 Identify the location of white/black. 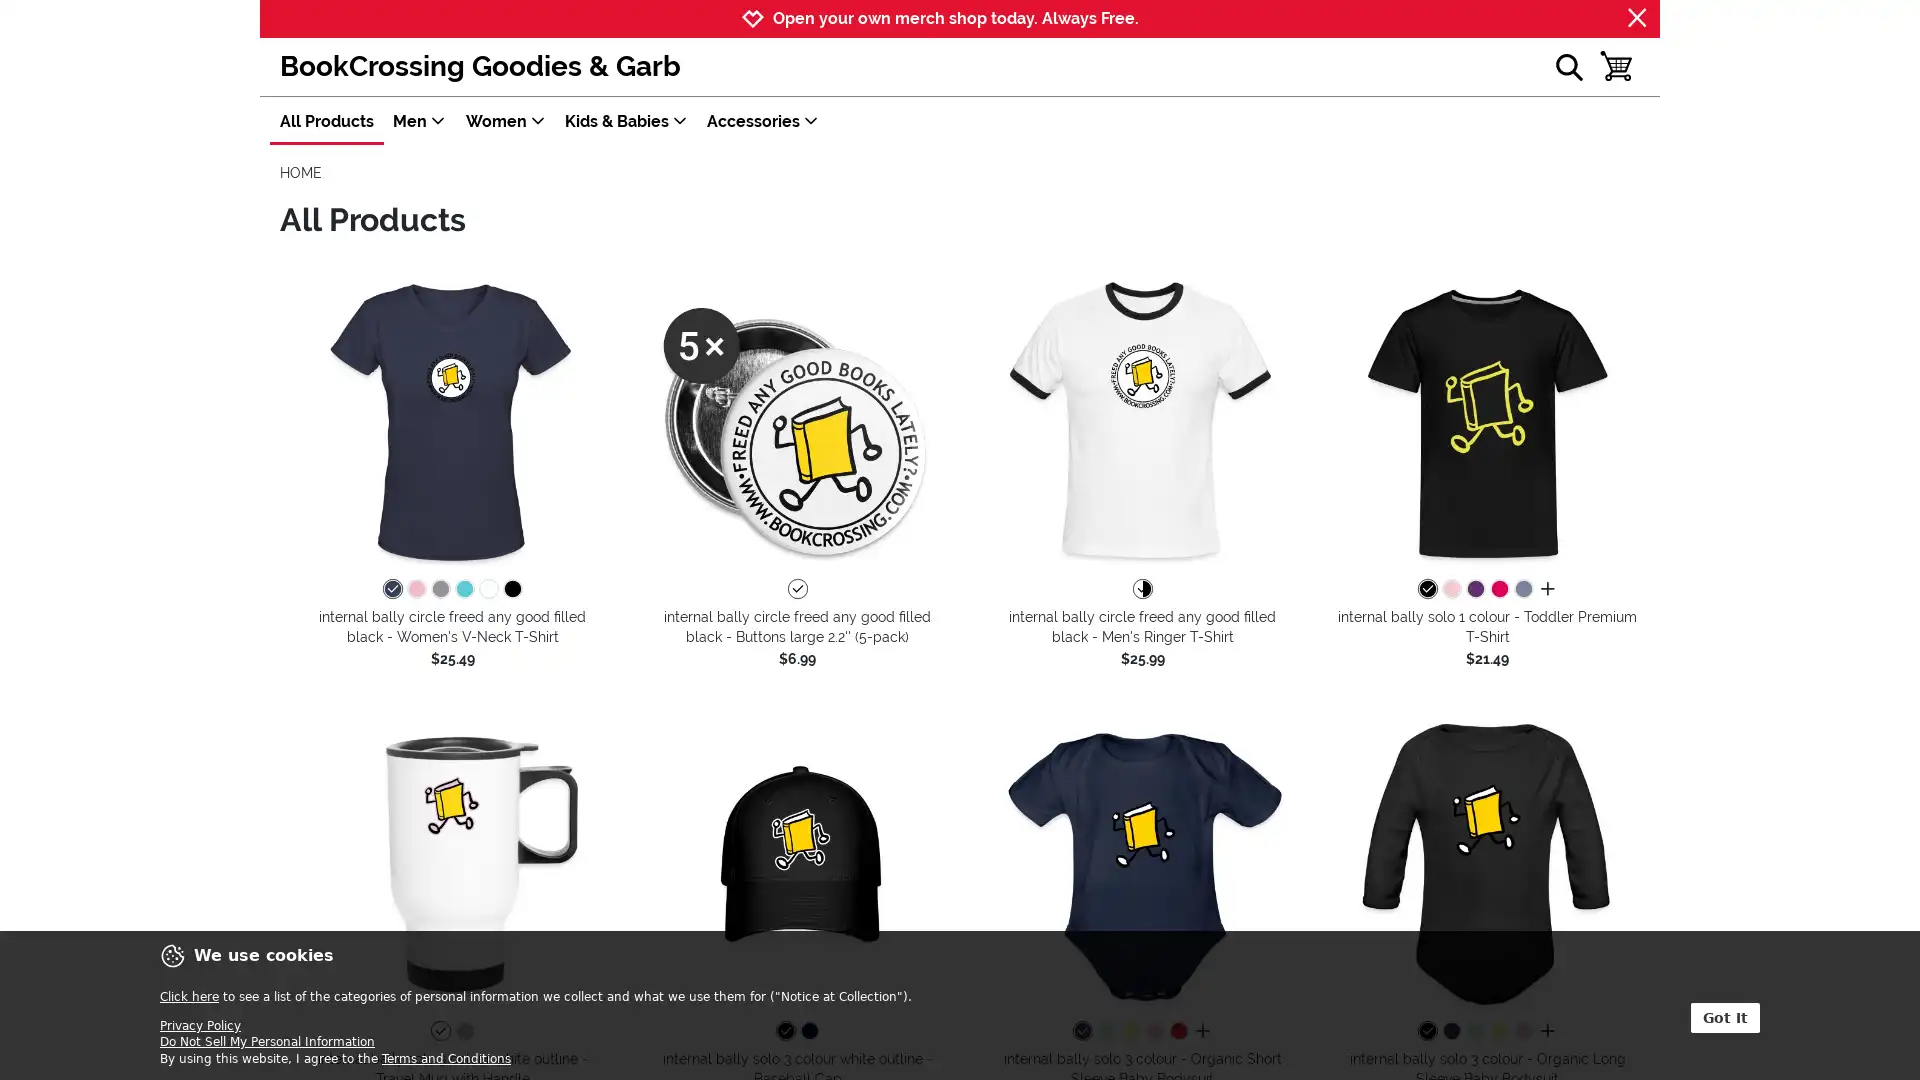
(1142, 589).